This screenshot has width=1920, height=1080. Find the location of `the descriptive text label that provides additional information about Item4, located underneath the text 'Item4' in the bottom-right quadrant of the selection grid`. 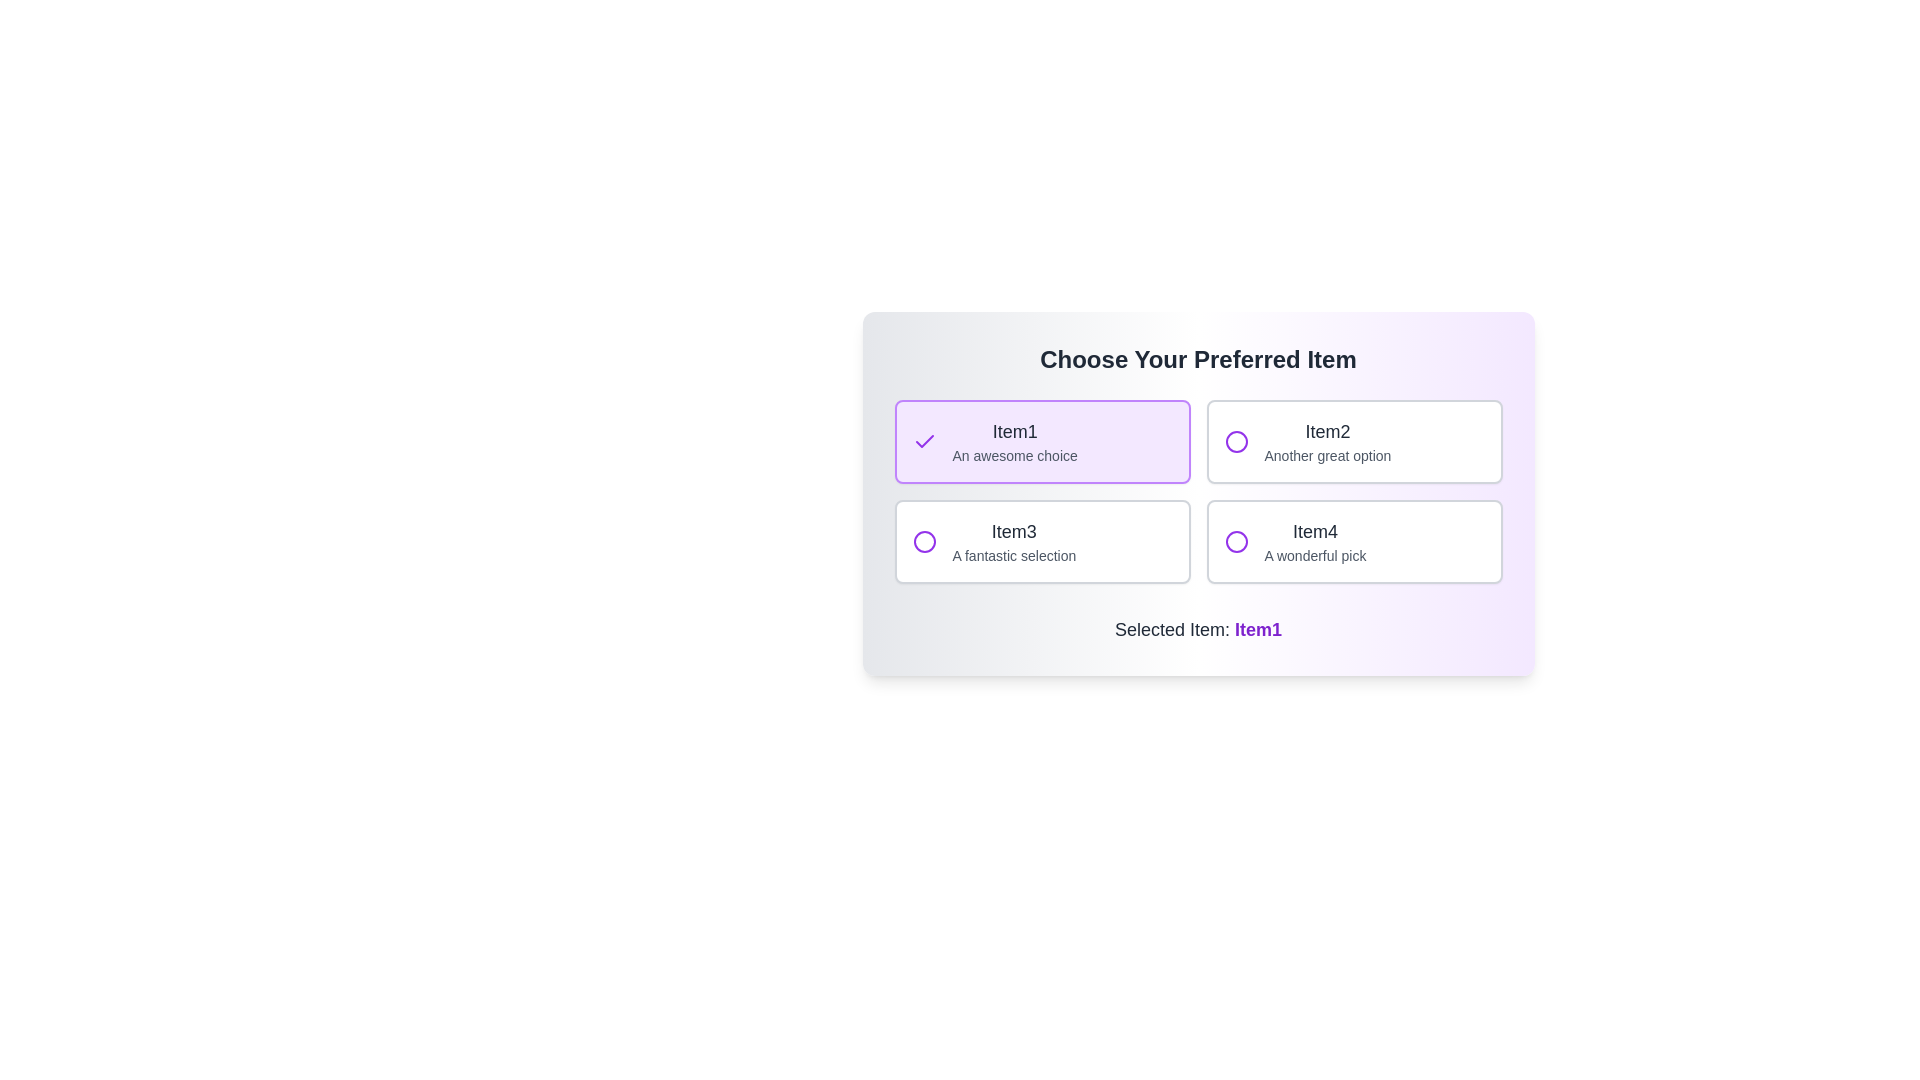

the descriptive text label that provides additional information about Item4, located underneath the text 'Item4' in the bottom-right quadrant of the selection grid is located at coordinates (1315, 555).